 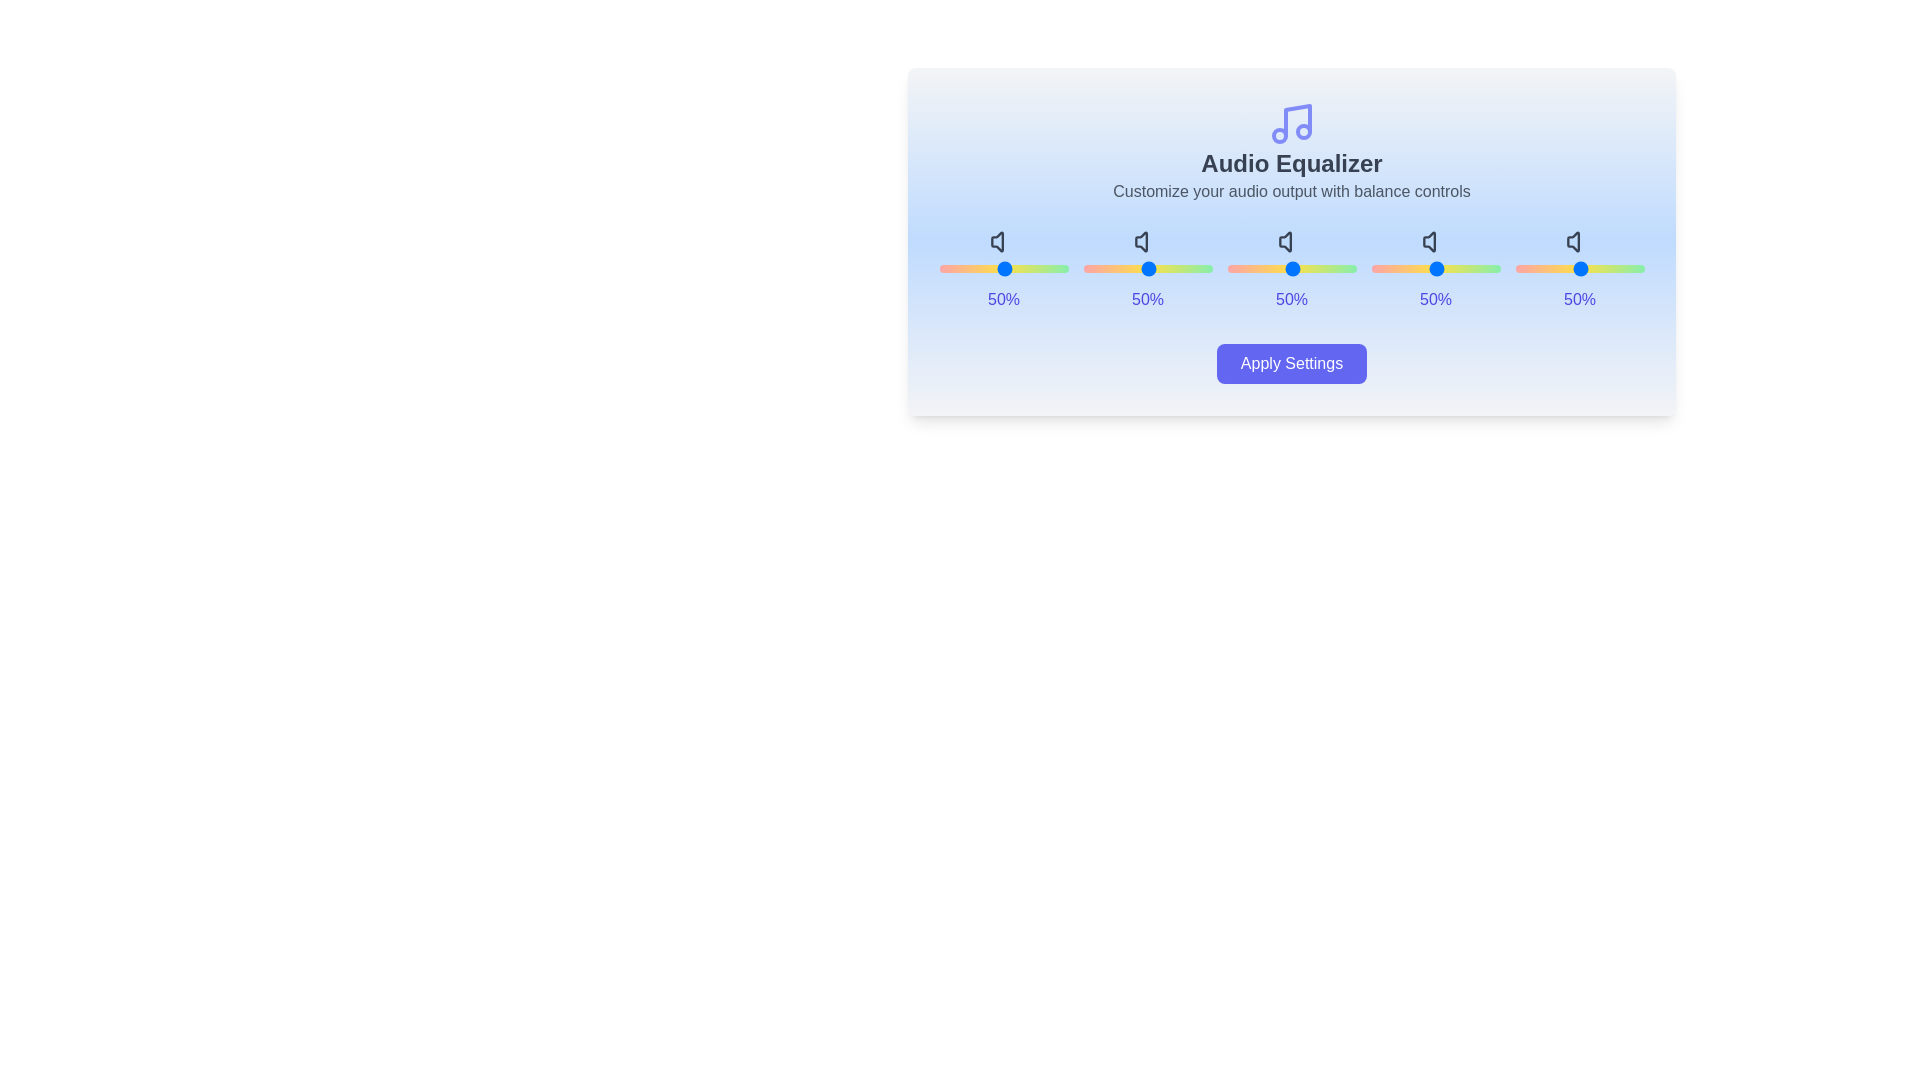 I want to click on the slider for band 2 to 75%, so click(x=1366, y=268).